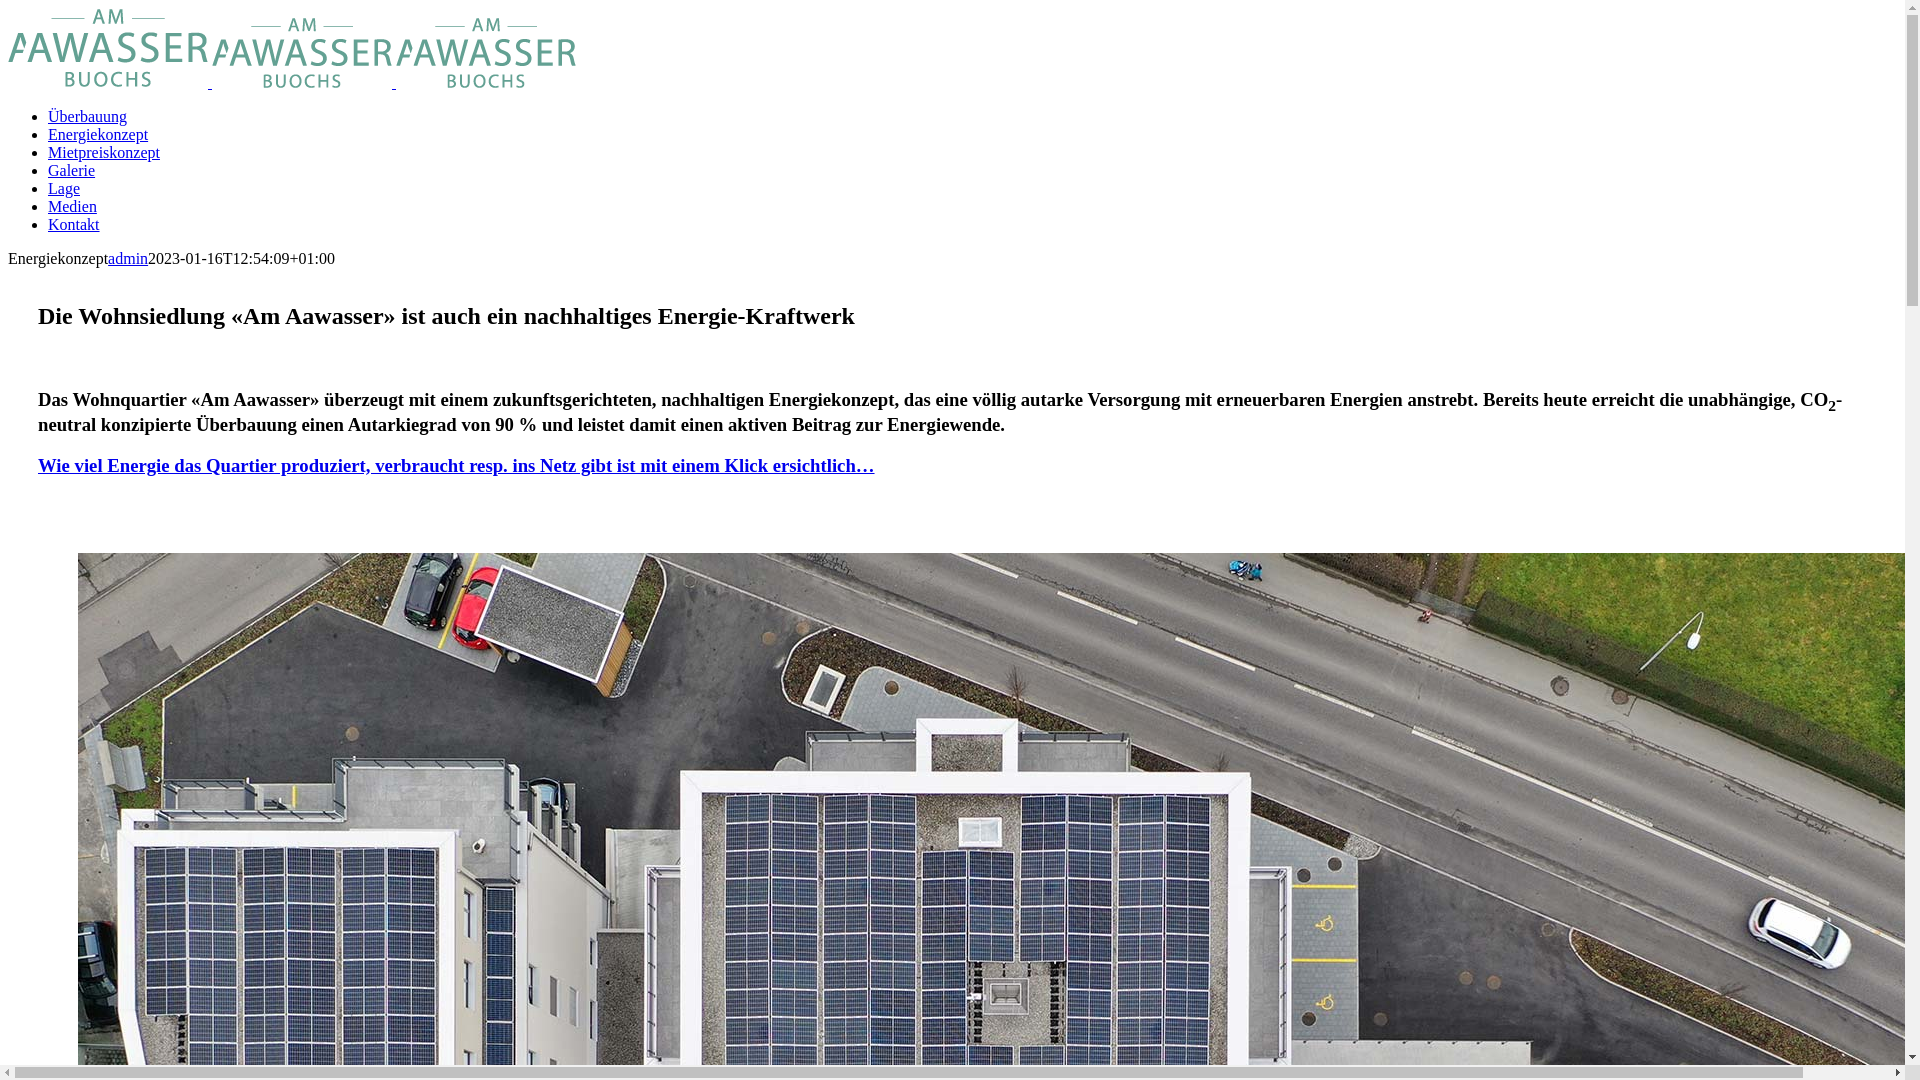 The image size is (1920, 1080). Describe the element at coordinates (96, 134) in the screenshot. I see `'Energiekonzept'` at that location.